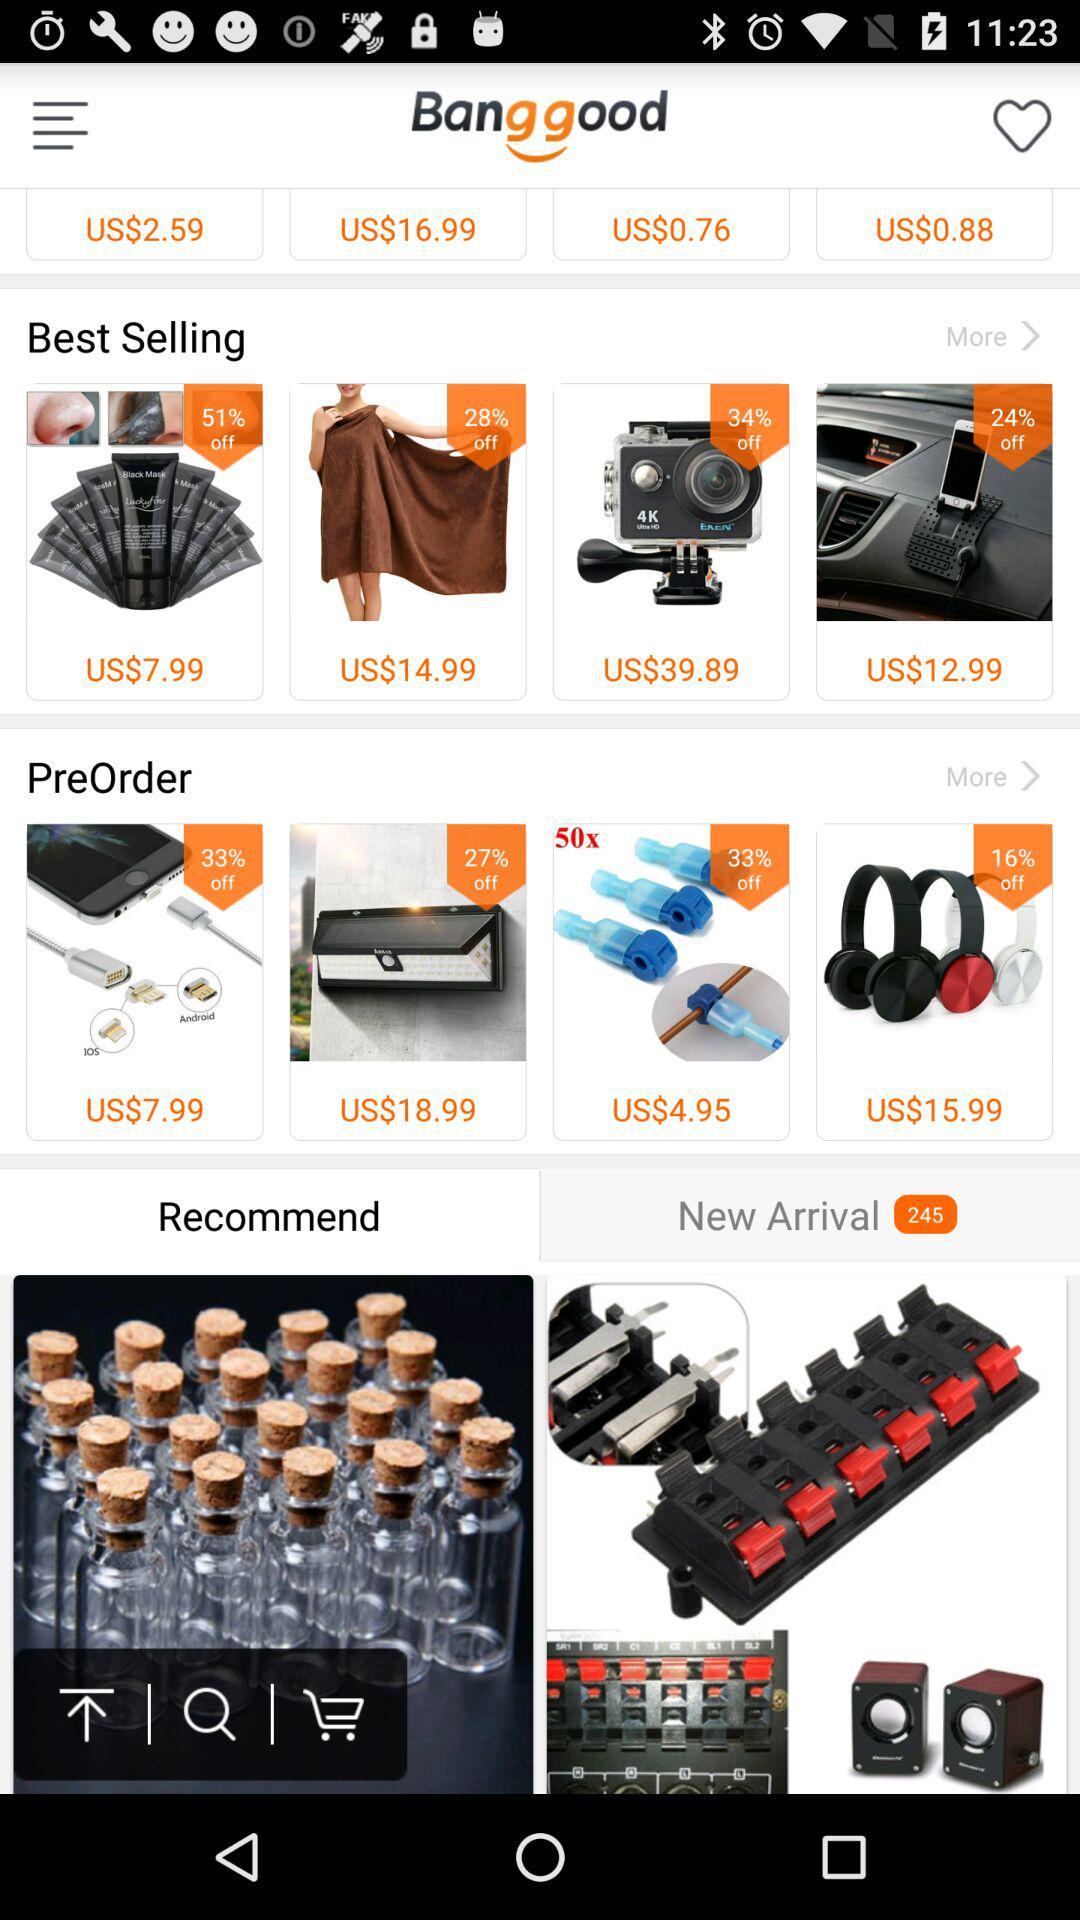 This screenshot has height=1920, width=1080. What do you see at coordinates (1022, 133) in the screenshot?
I see `the favorite icon` at bounding box center [1022, 133].